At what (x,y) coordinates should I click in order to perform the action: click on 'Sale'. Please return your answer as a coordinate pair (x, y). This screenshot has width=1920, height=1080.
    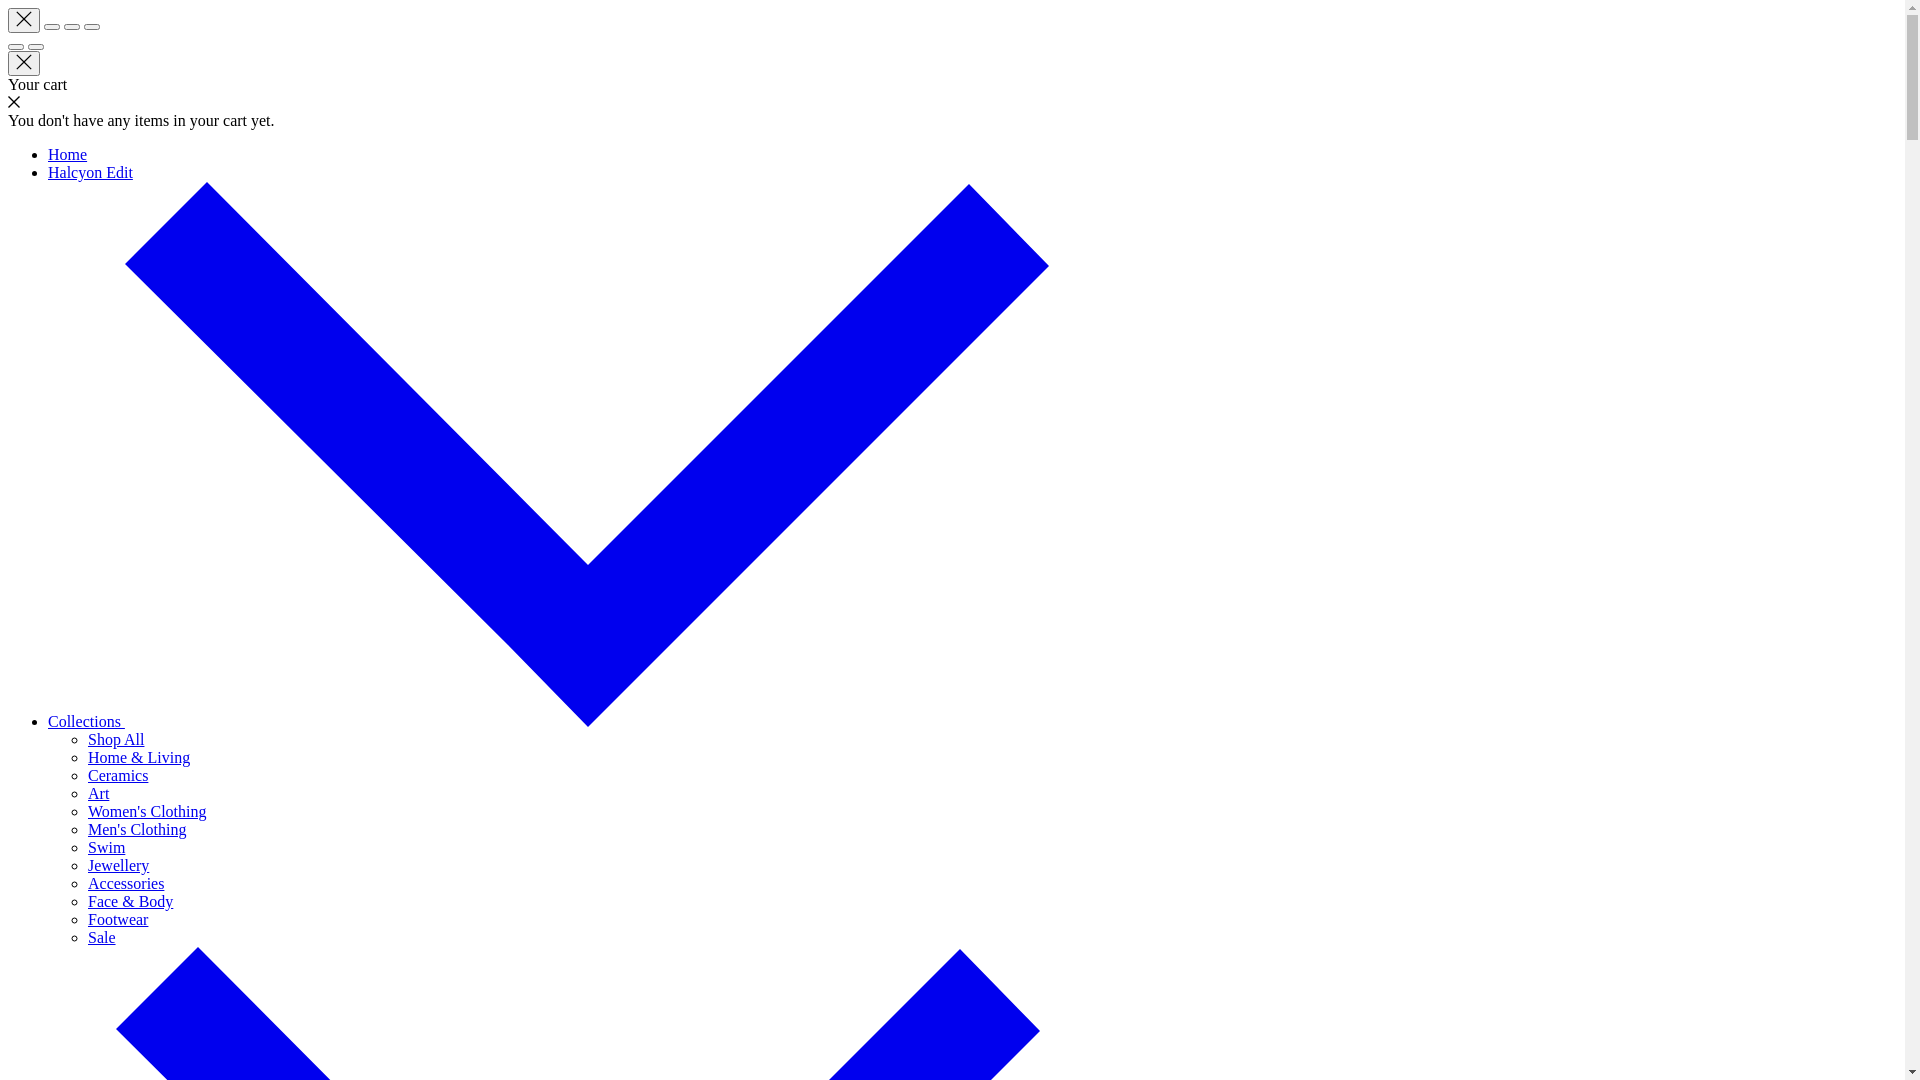
    Looking at the image, I should click on (86, 937).